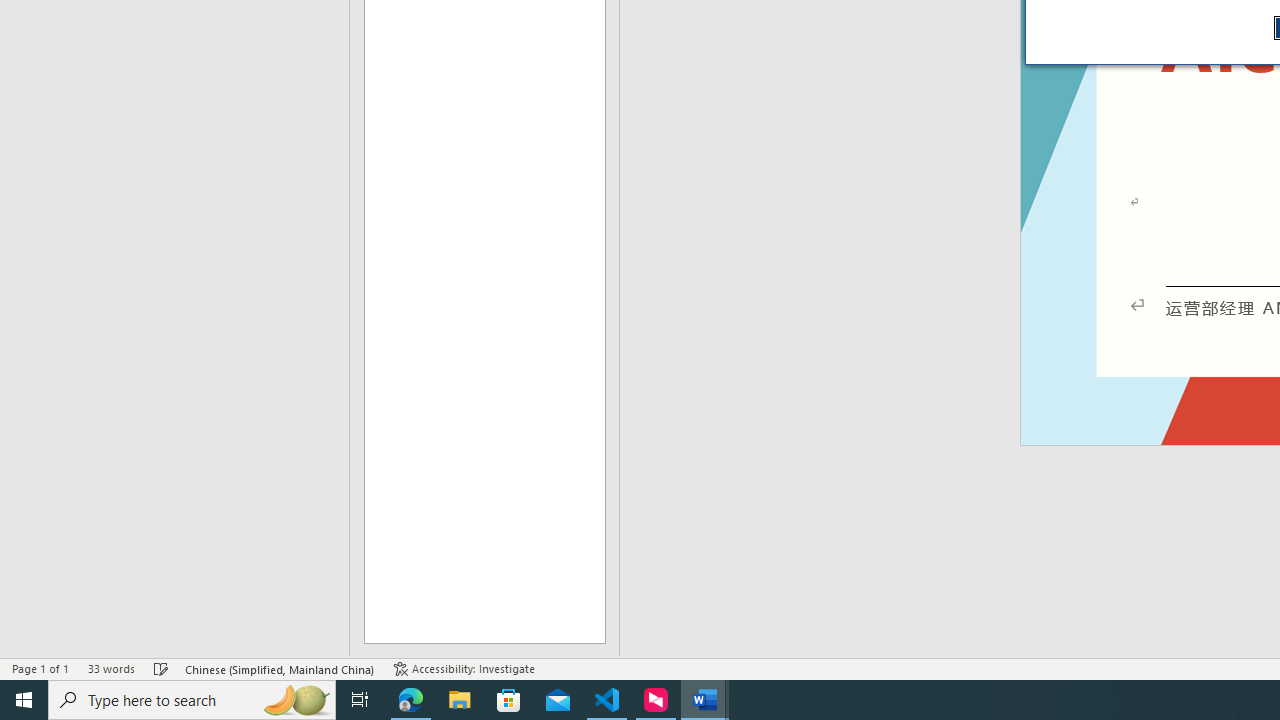 The image size is (1280, 720). I want to click on 'Search highlights icon opens search home window', so click(294, 698).